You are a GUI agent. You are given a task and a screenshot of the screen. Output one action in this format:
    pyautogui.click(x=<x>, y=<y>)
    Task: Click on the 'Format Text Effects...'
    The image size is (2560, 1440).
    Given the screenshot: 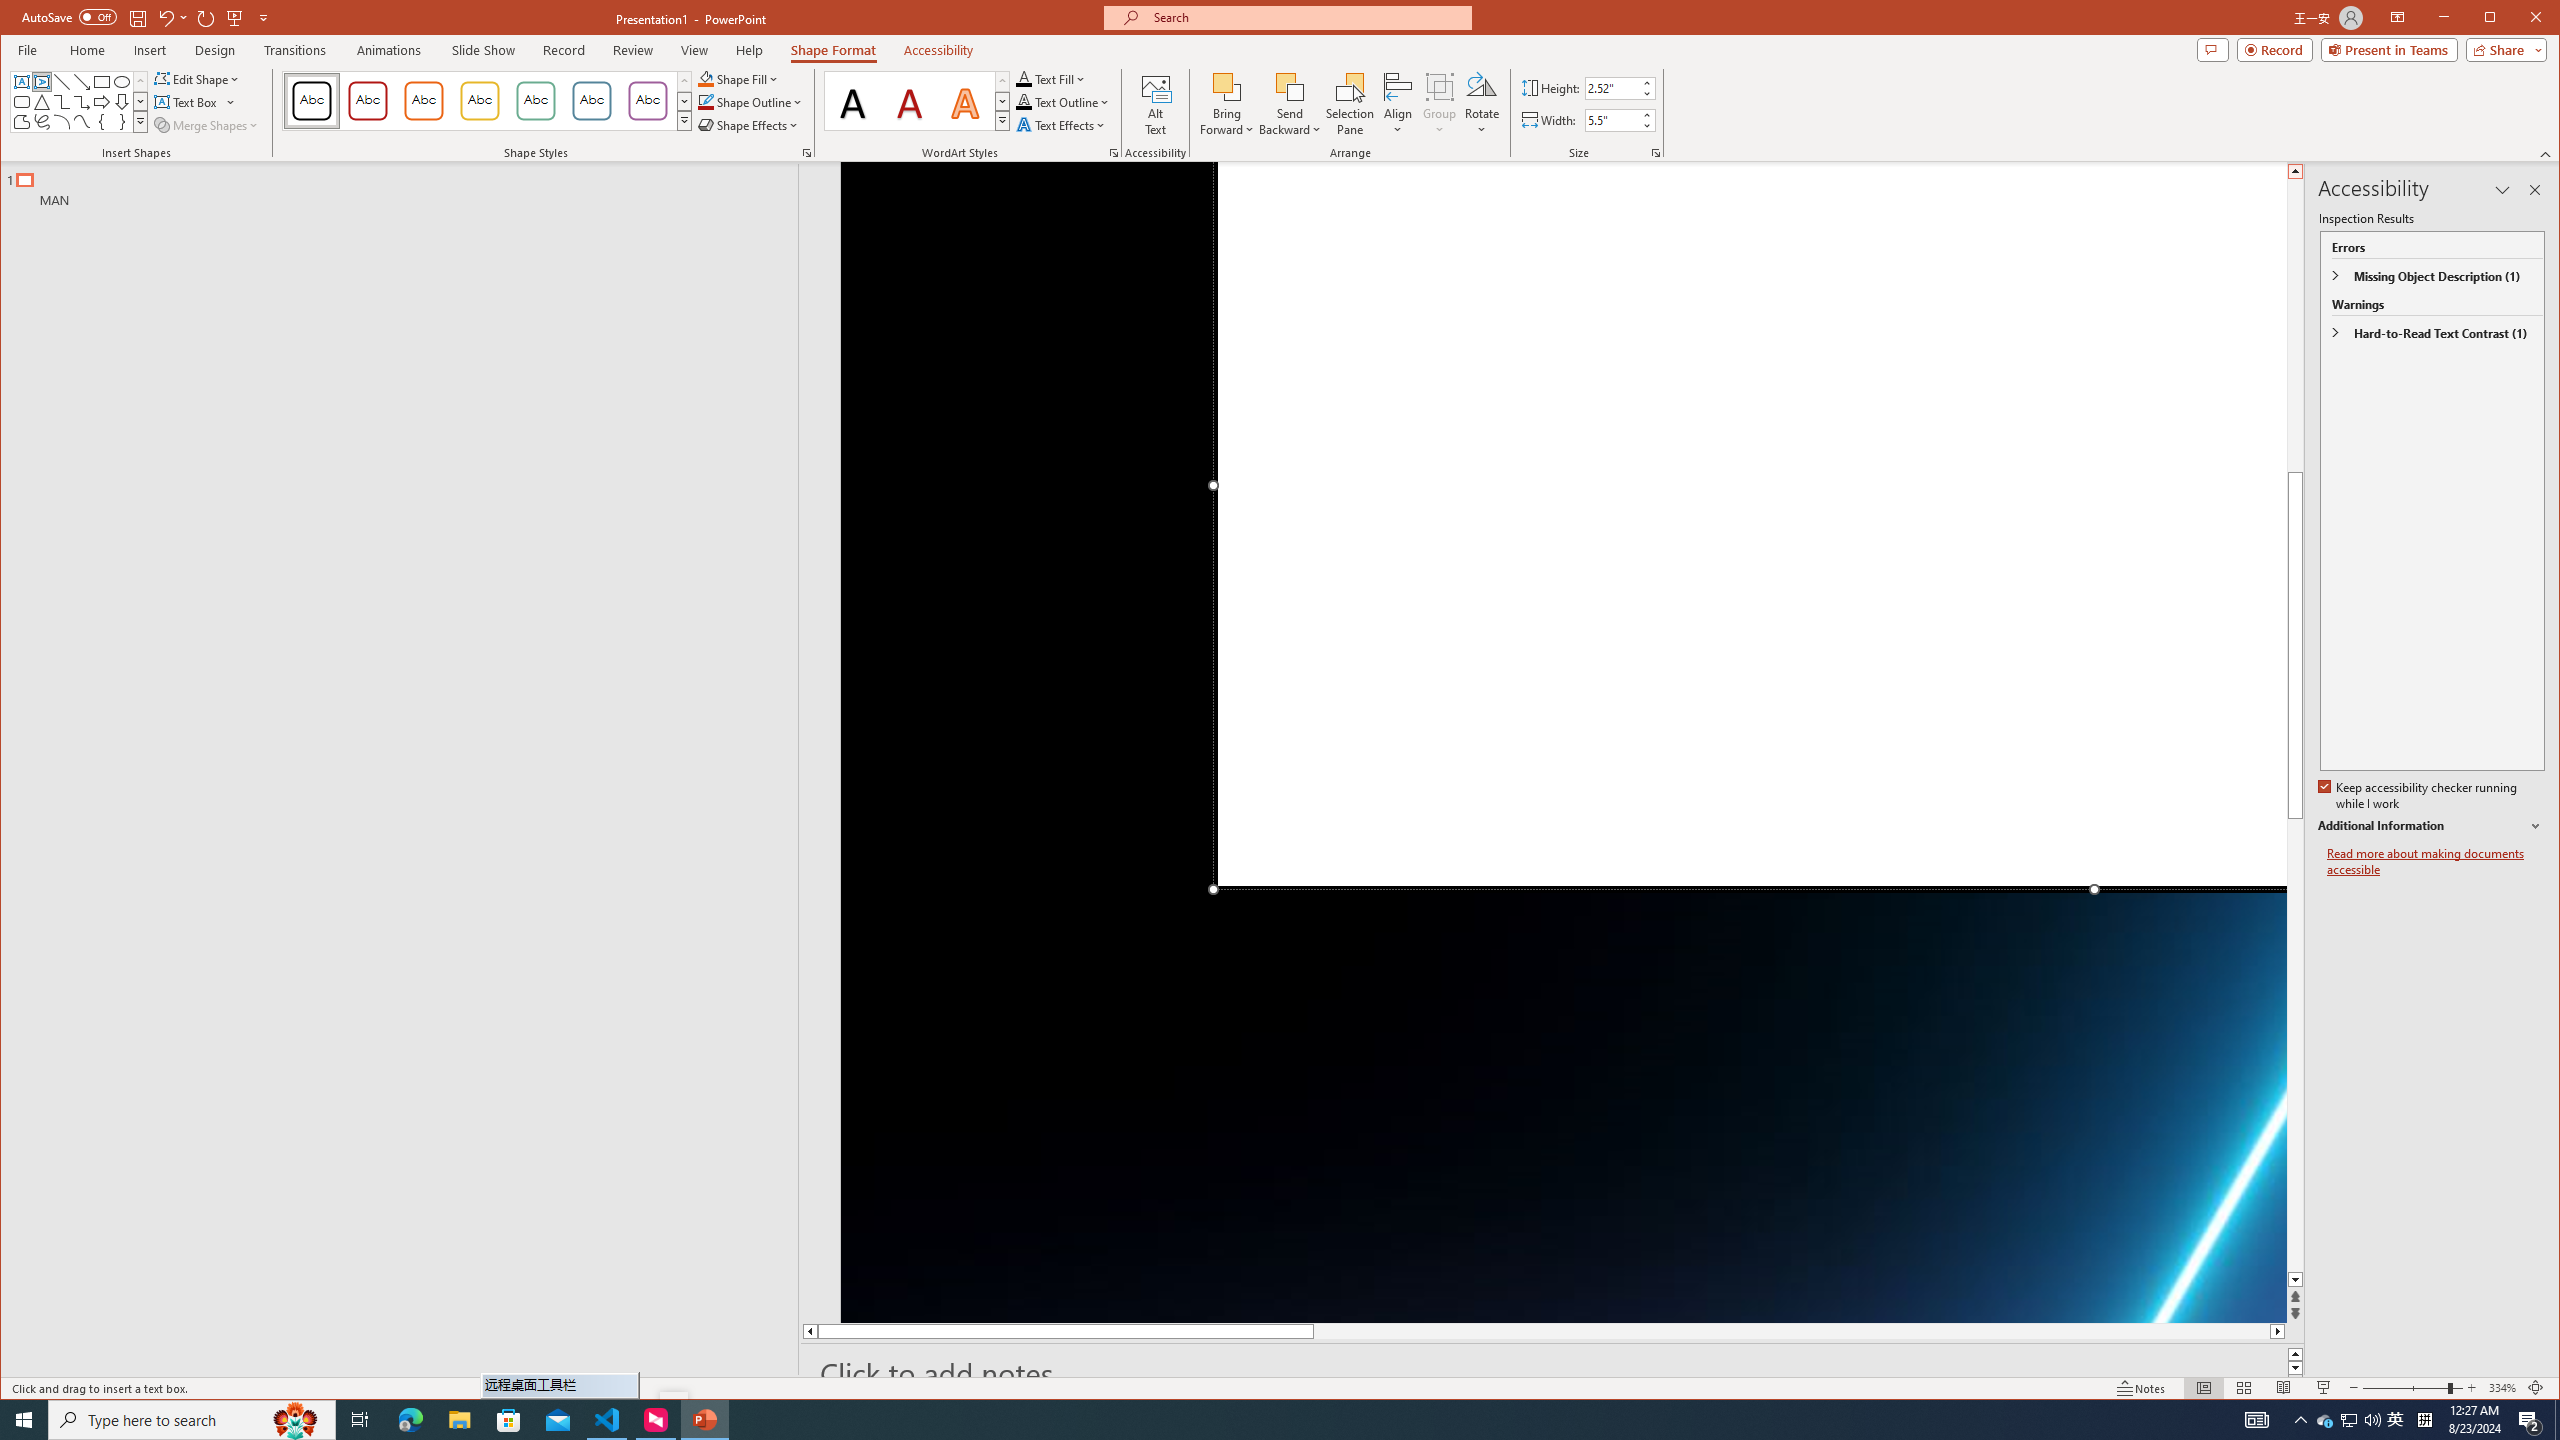 What is the action you would take?
    pyautogui.click(x=1112, y=153)
    